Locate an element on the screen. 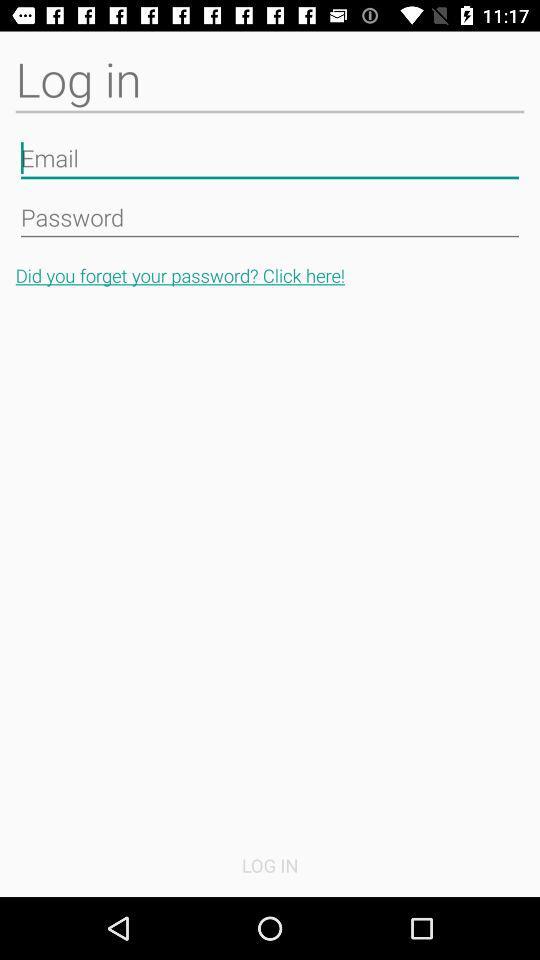 The height and width of the screenshot is (960, 540). the button above log in is located at coordinates (270, 274).